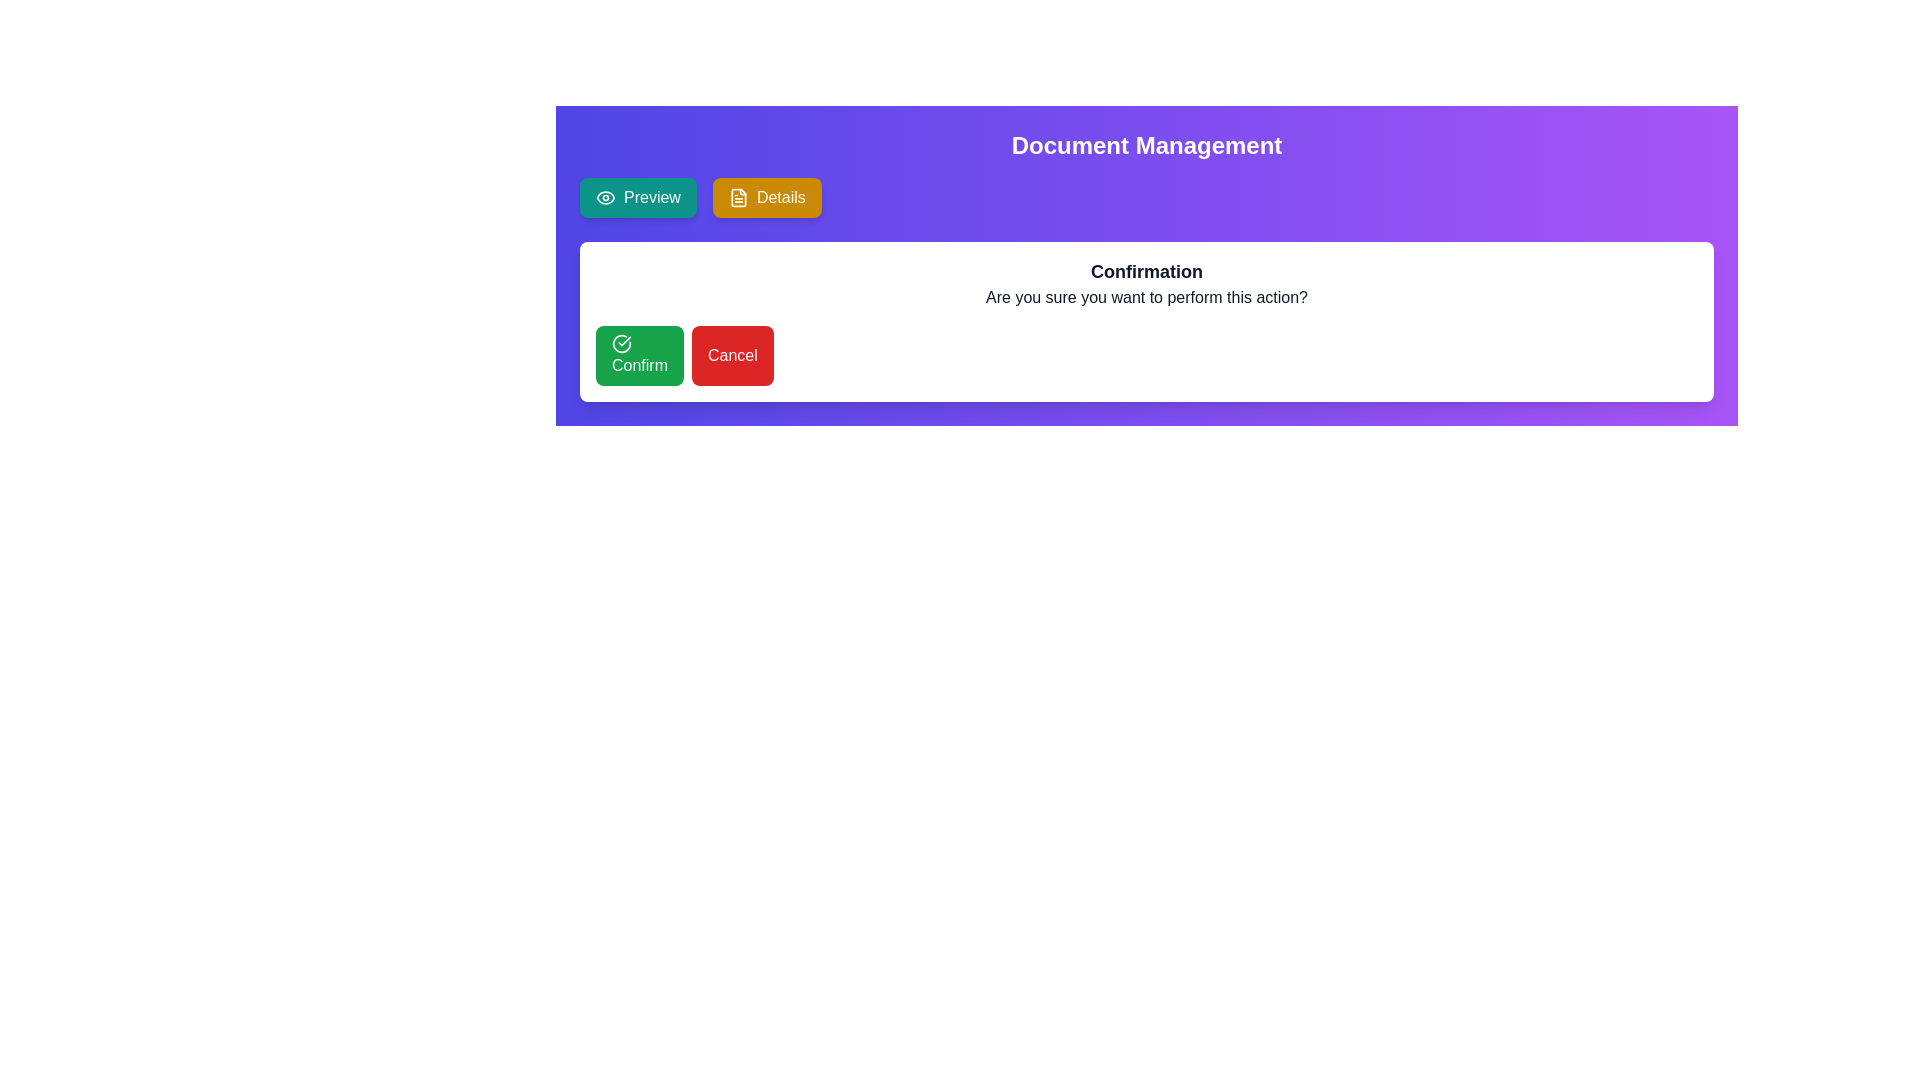 Image resolution: width=1920 pixels, height=1080 pixels. Describe the element at coordinates (621, 342) in the screenshot. I see `the circular checkmark icon located to the left of the 'Confirm' text on the green button` at that location.